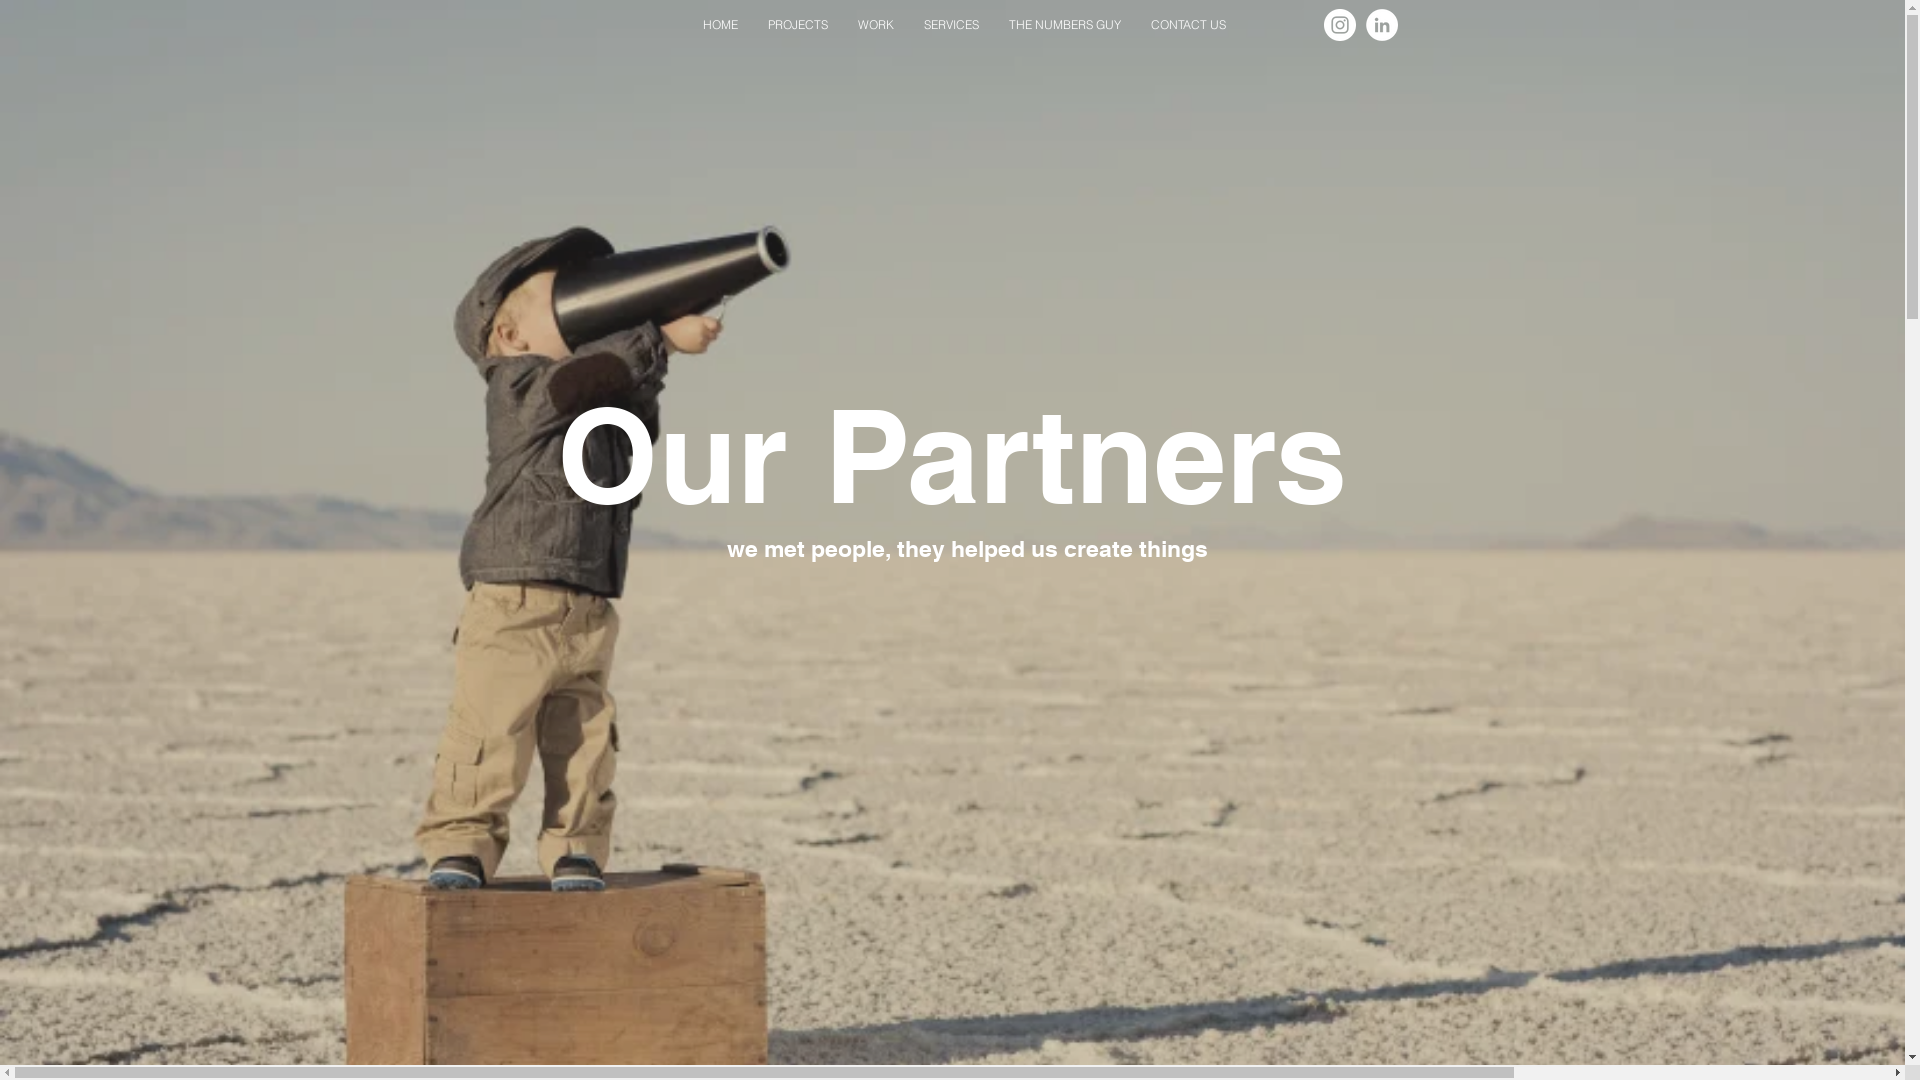 The height and width of the screenshot is (1080, 1920). What do you see at coordinates (907, 24) in the screenshot?
I see `'SERVICES'` at bounding box center [907, 24].